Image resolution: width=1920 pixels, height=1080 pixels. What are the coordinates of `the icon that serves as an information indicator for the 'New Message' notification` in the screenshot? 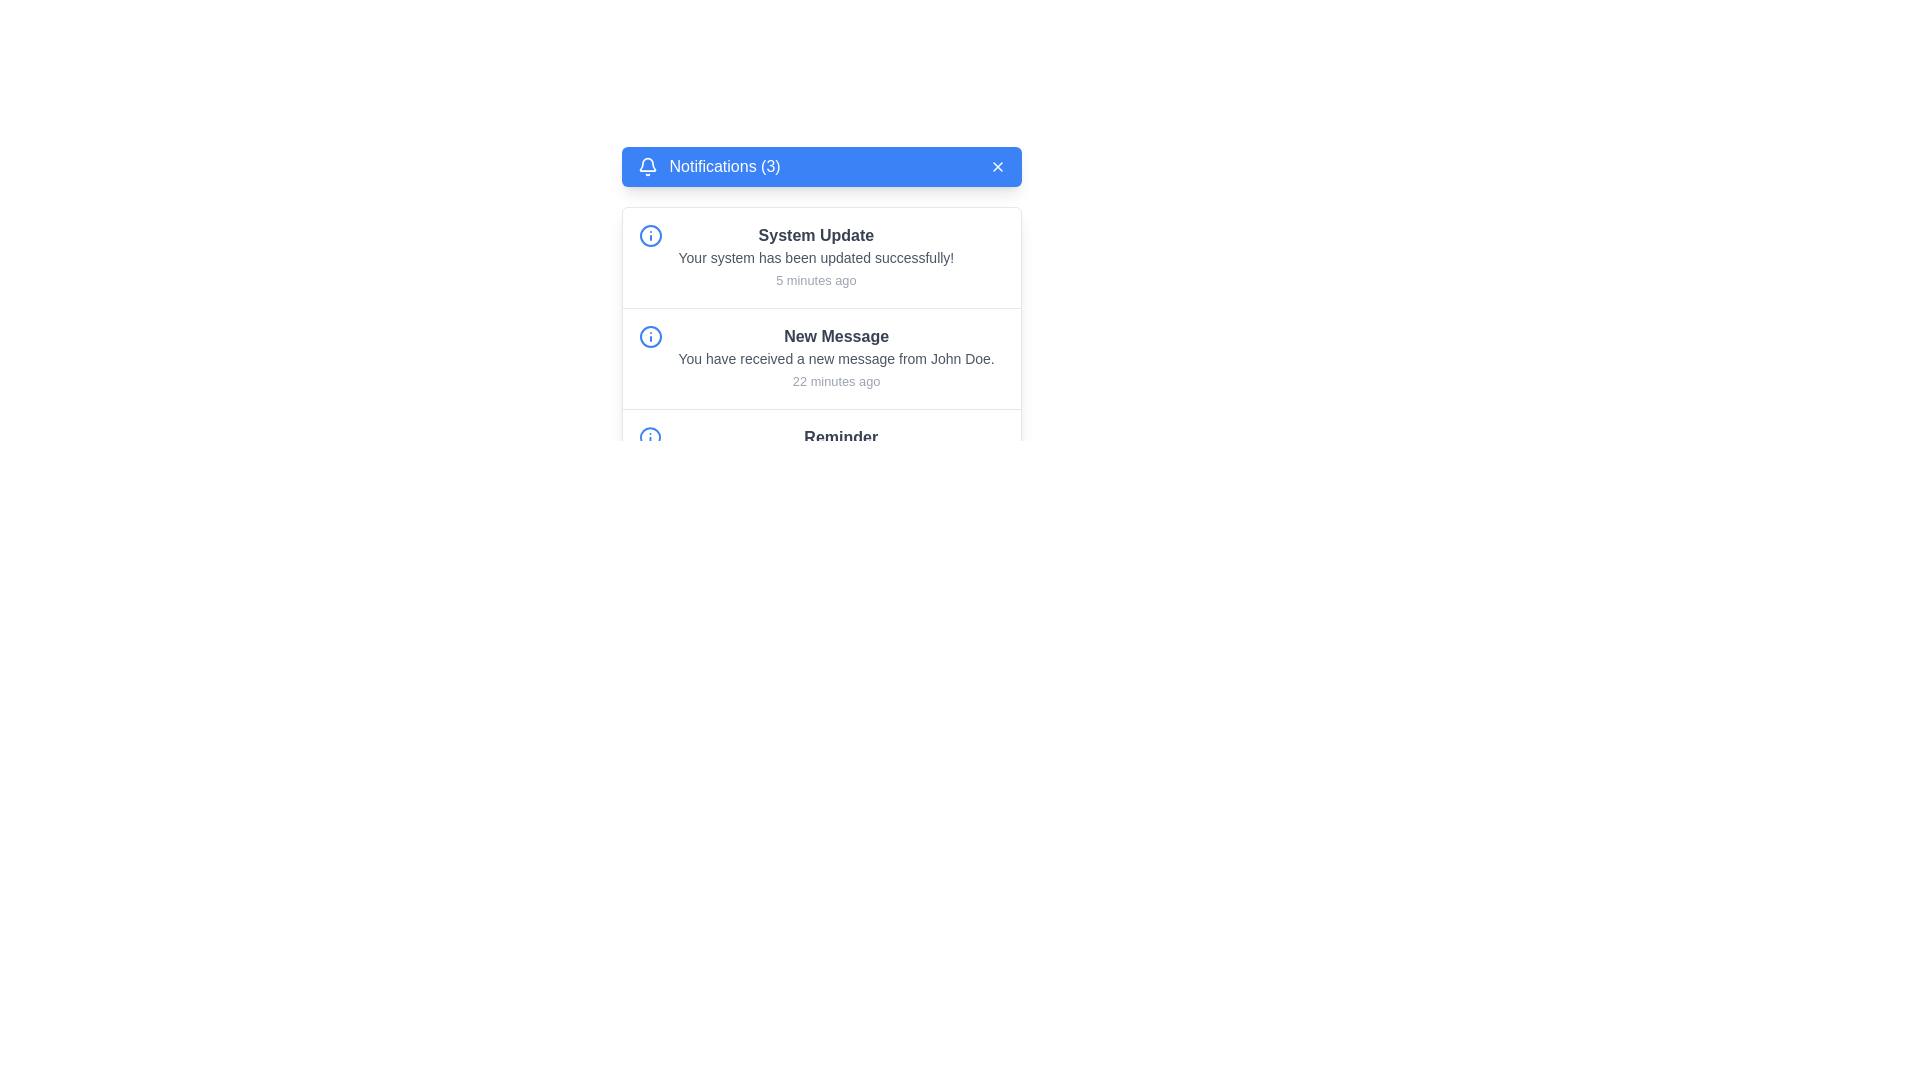 It's located at (650, 335).